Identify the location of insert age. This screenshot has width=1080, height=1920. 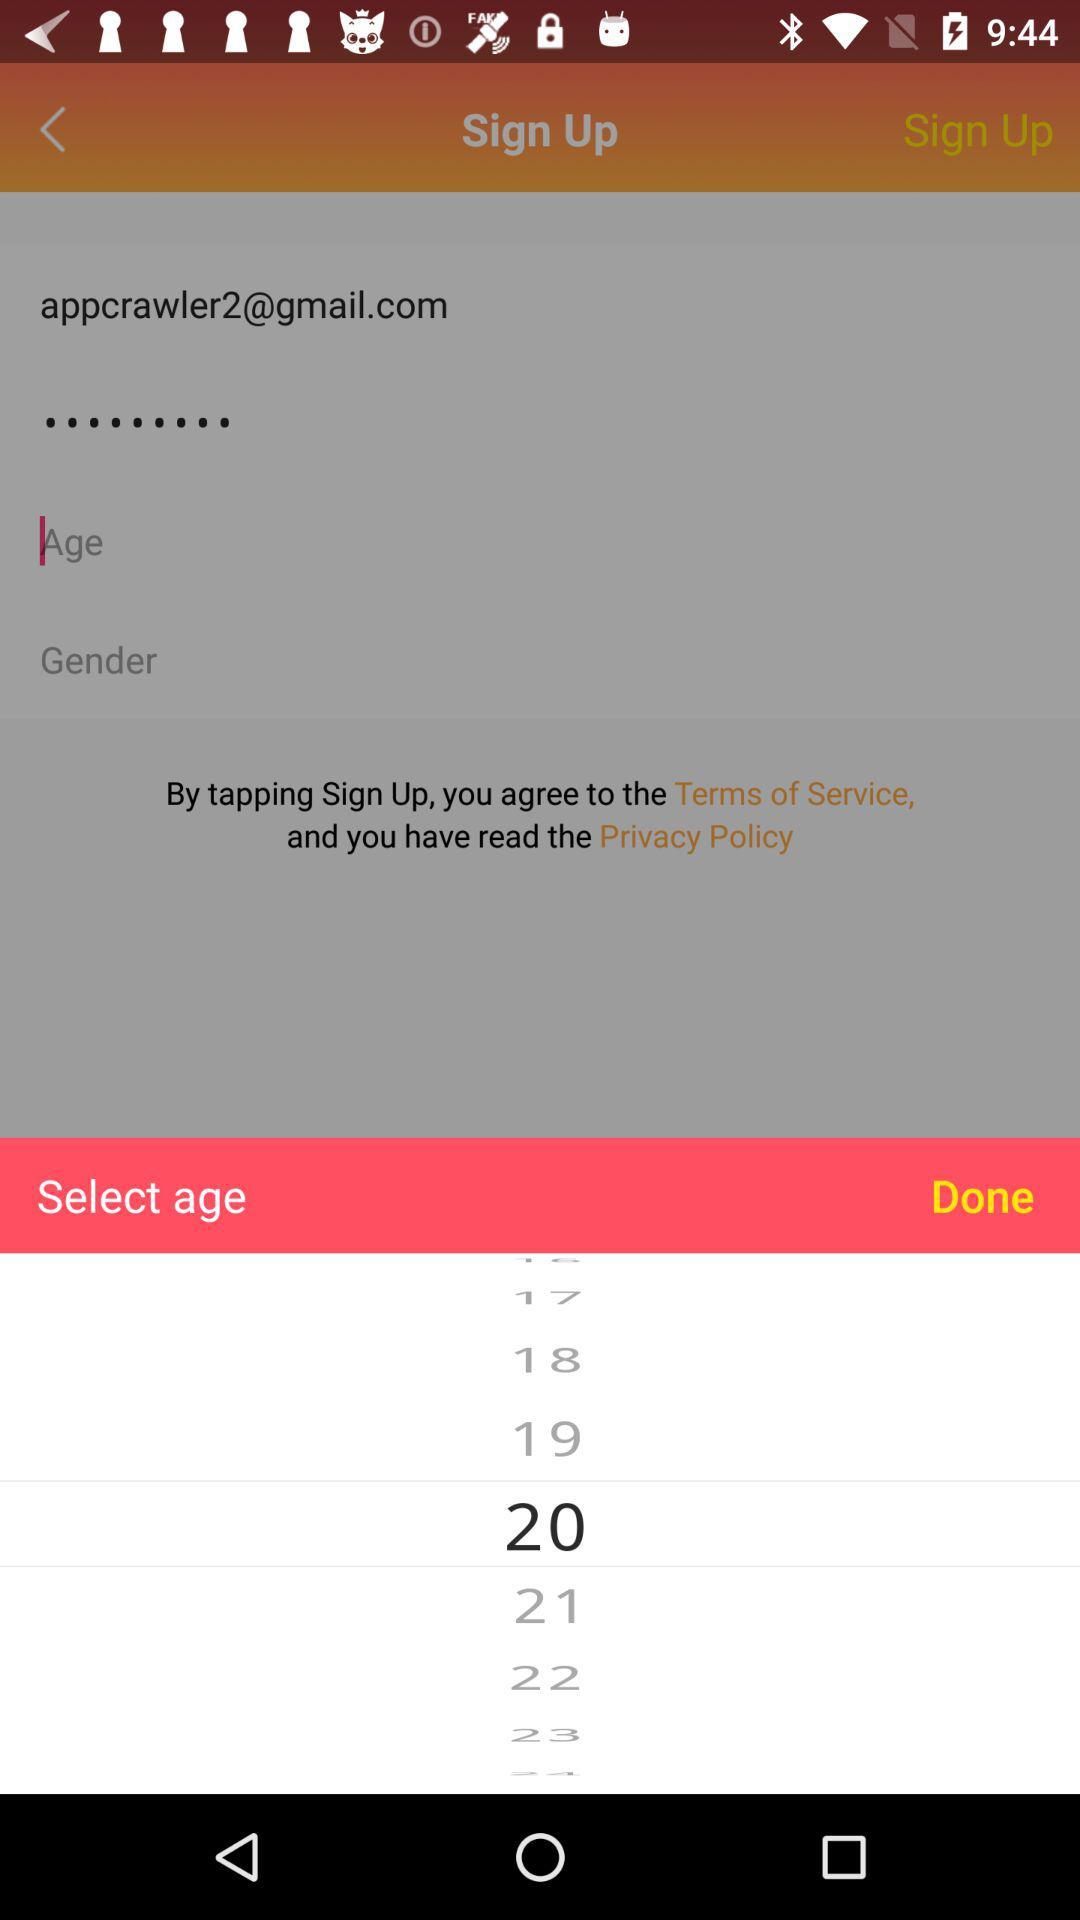
(540, 540).